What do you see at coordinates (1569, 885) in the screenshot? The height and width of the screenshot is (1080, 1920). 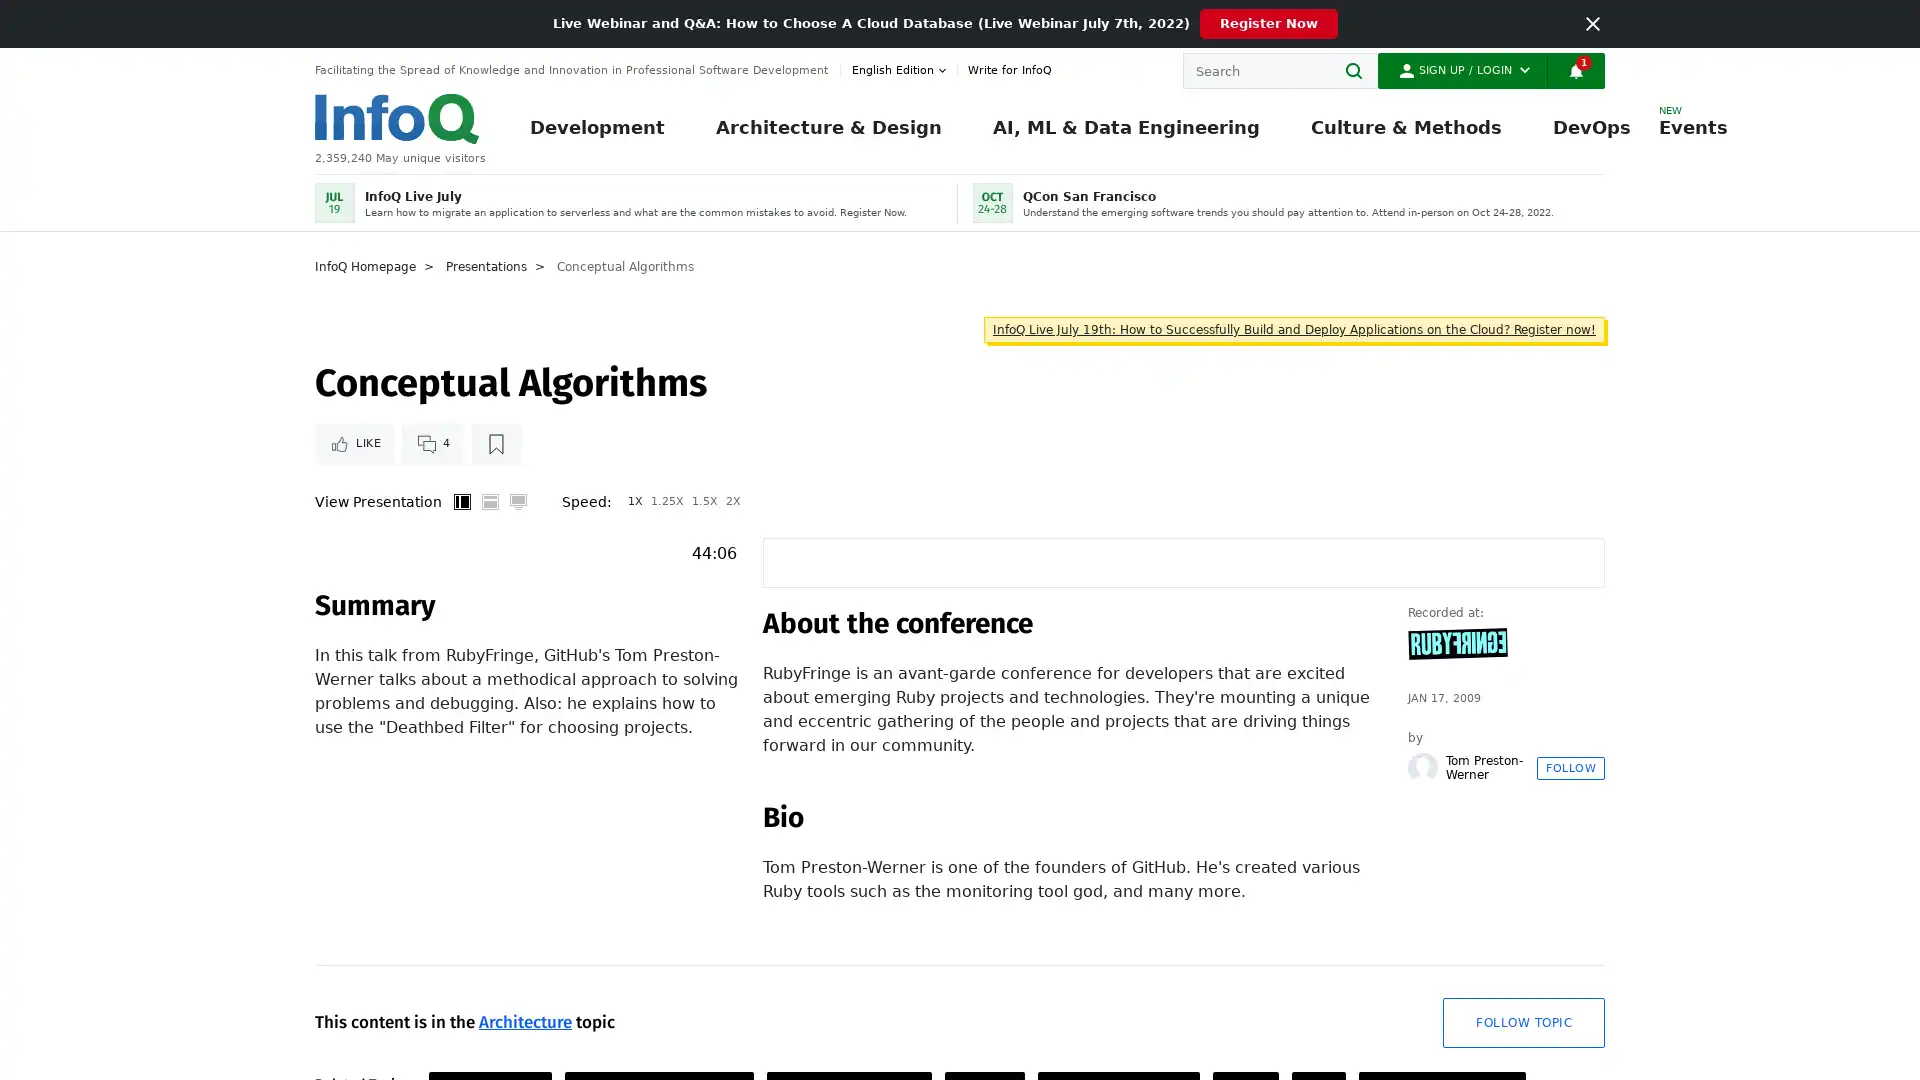 I see `Follow` at bounding box center [1569, 885].